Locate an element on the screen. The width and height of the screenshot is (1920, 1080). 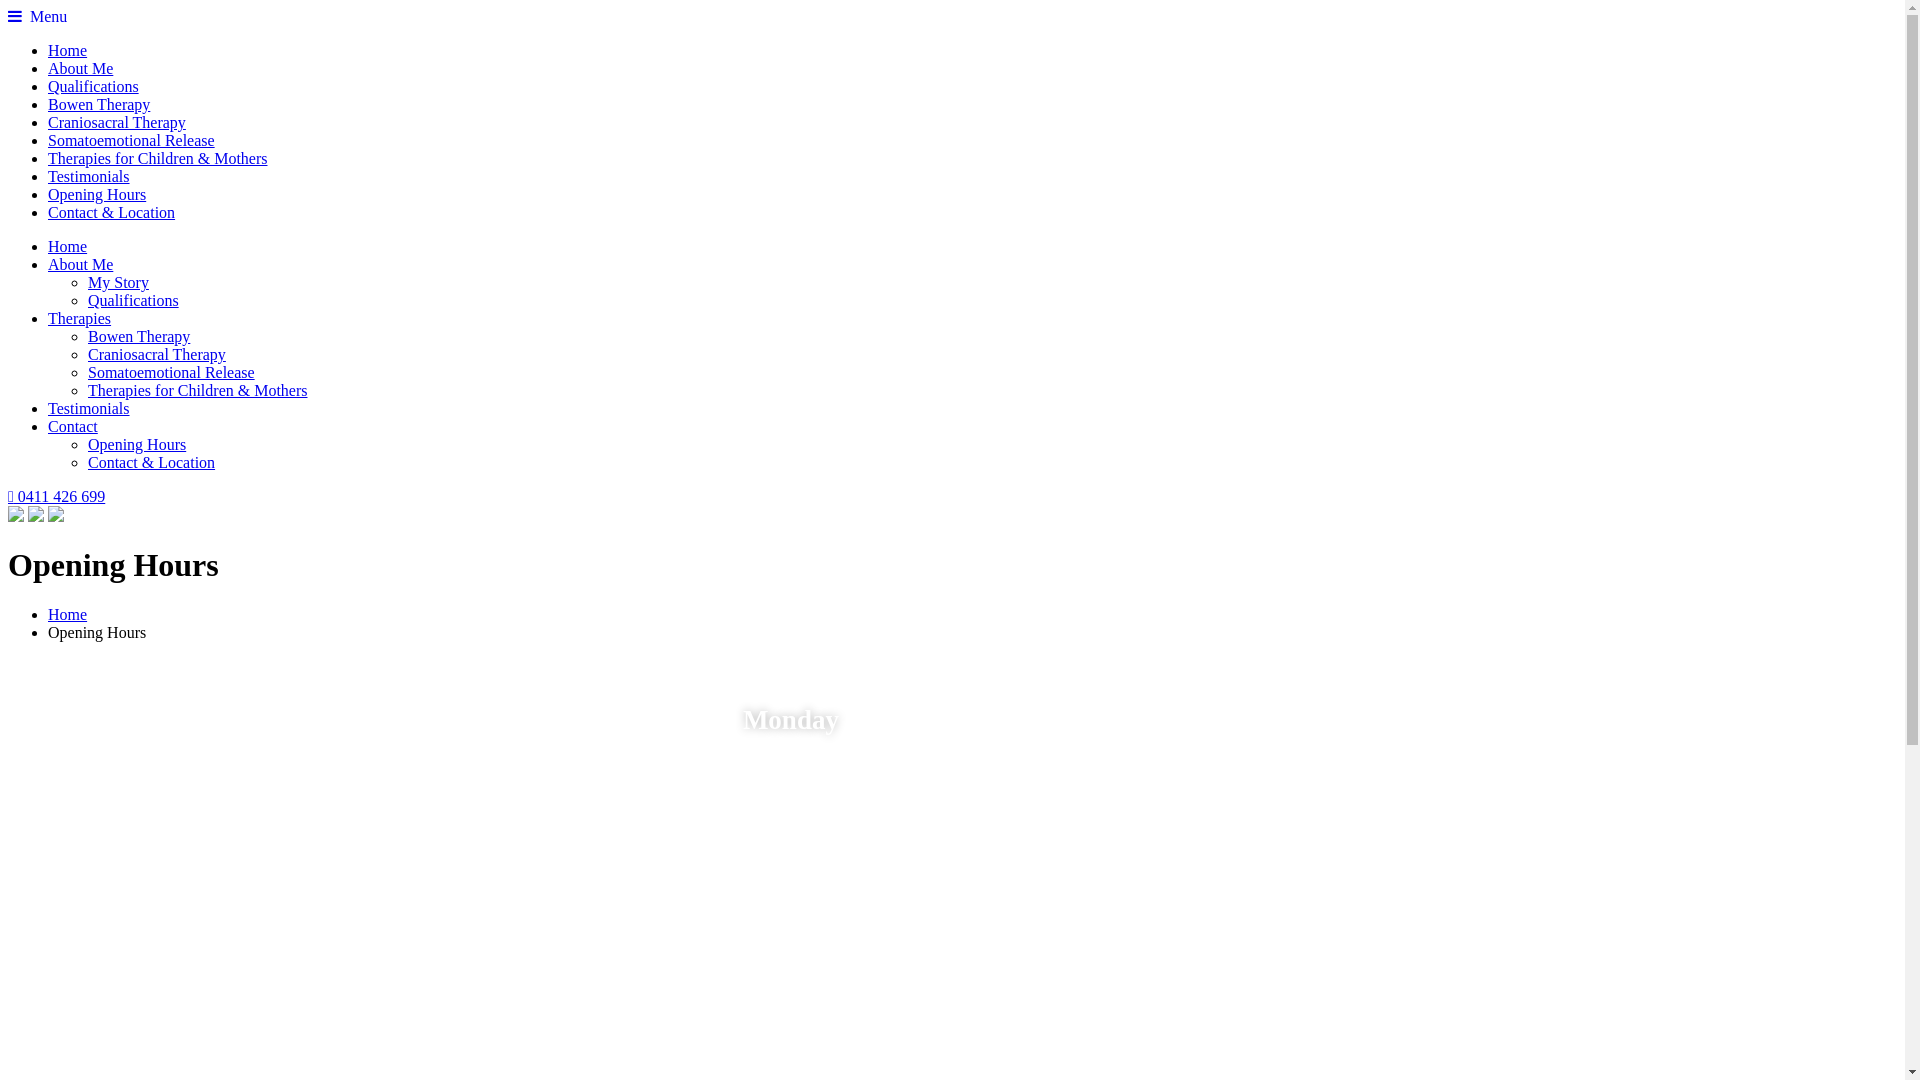
'Home' is located at coordinates (67, 613).